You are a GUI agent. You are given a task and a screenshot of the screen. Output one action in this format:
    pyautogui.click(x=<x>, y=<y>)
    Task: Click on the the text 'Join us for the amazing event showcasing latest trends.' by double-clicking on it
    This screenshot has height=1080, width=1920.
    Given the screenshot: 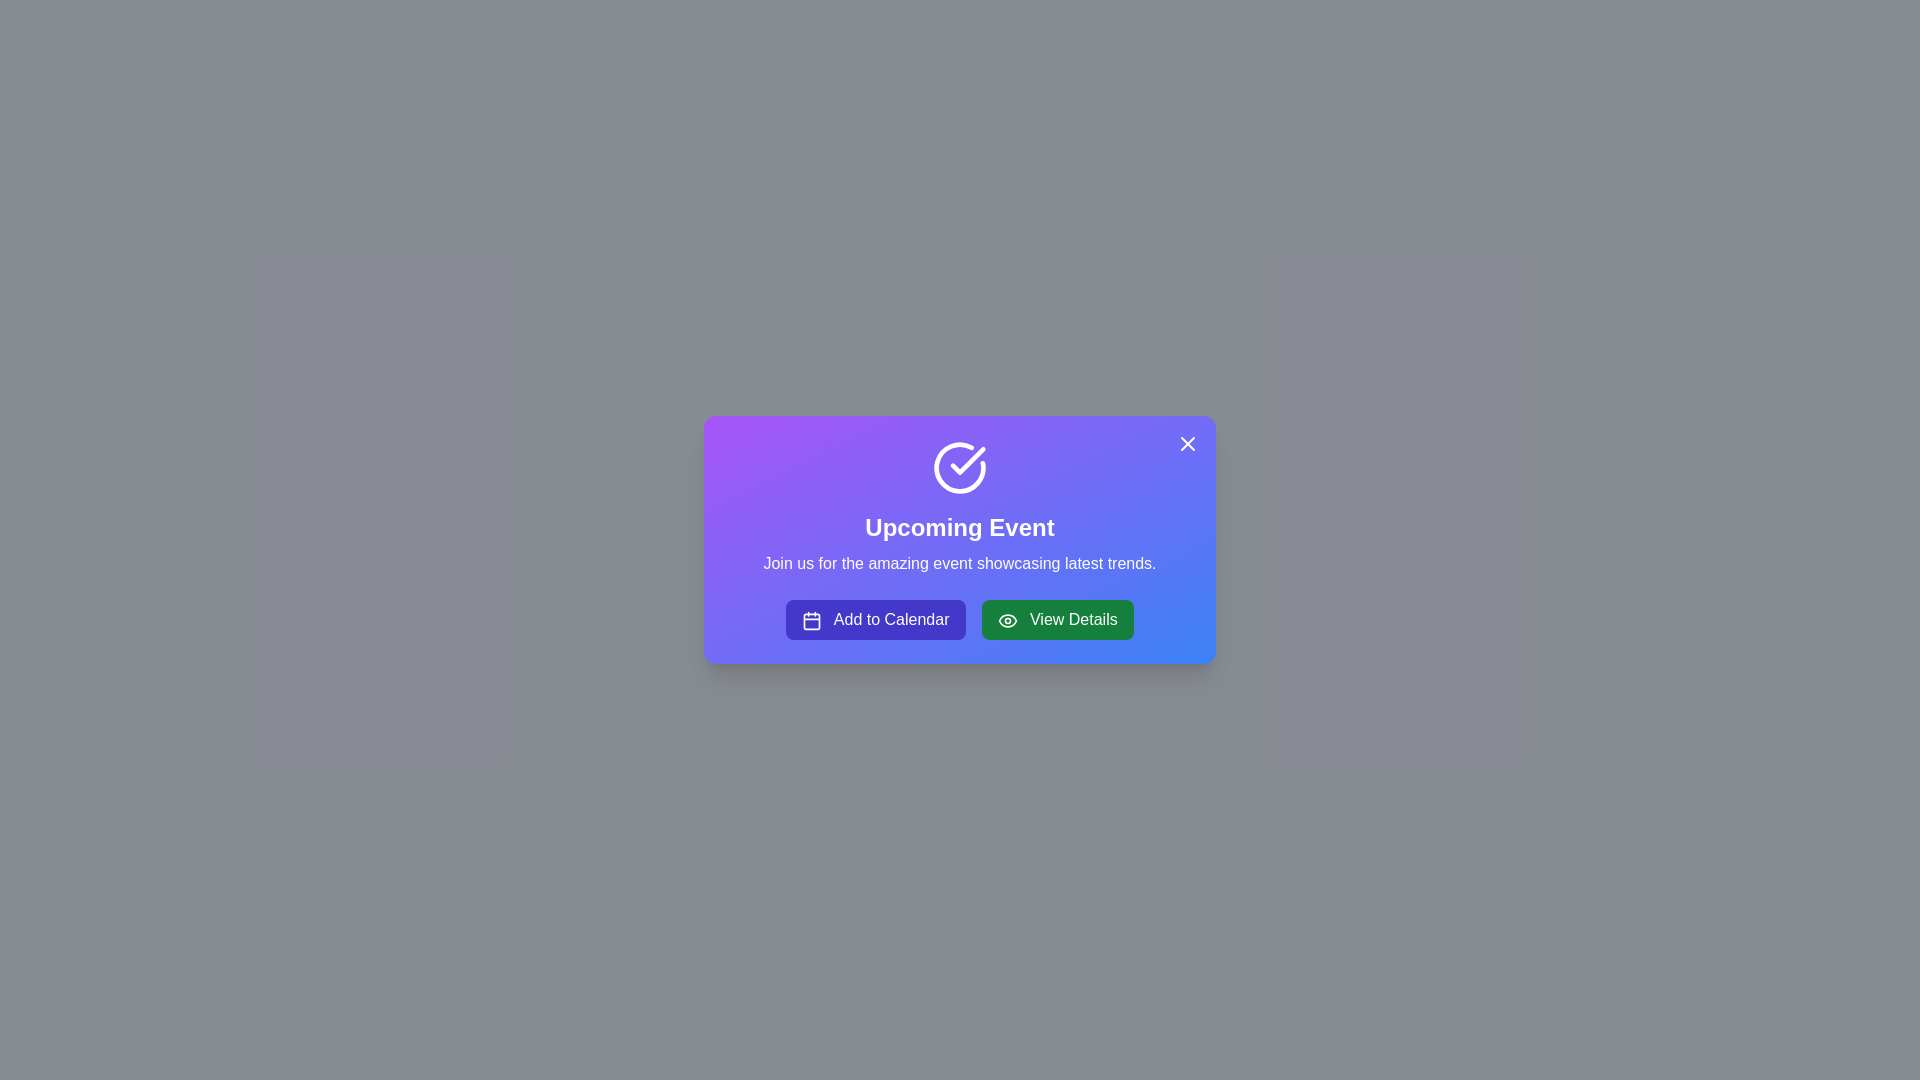 What is the action you would take?
    pyautogui.click(x=960, y=563)
    